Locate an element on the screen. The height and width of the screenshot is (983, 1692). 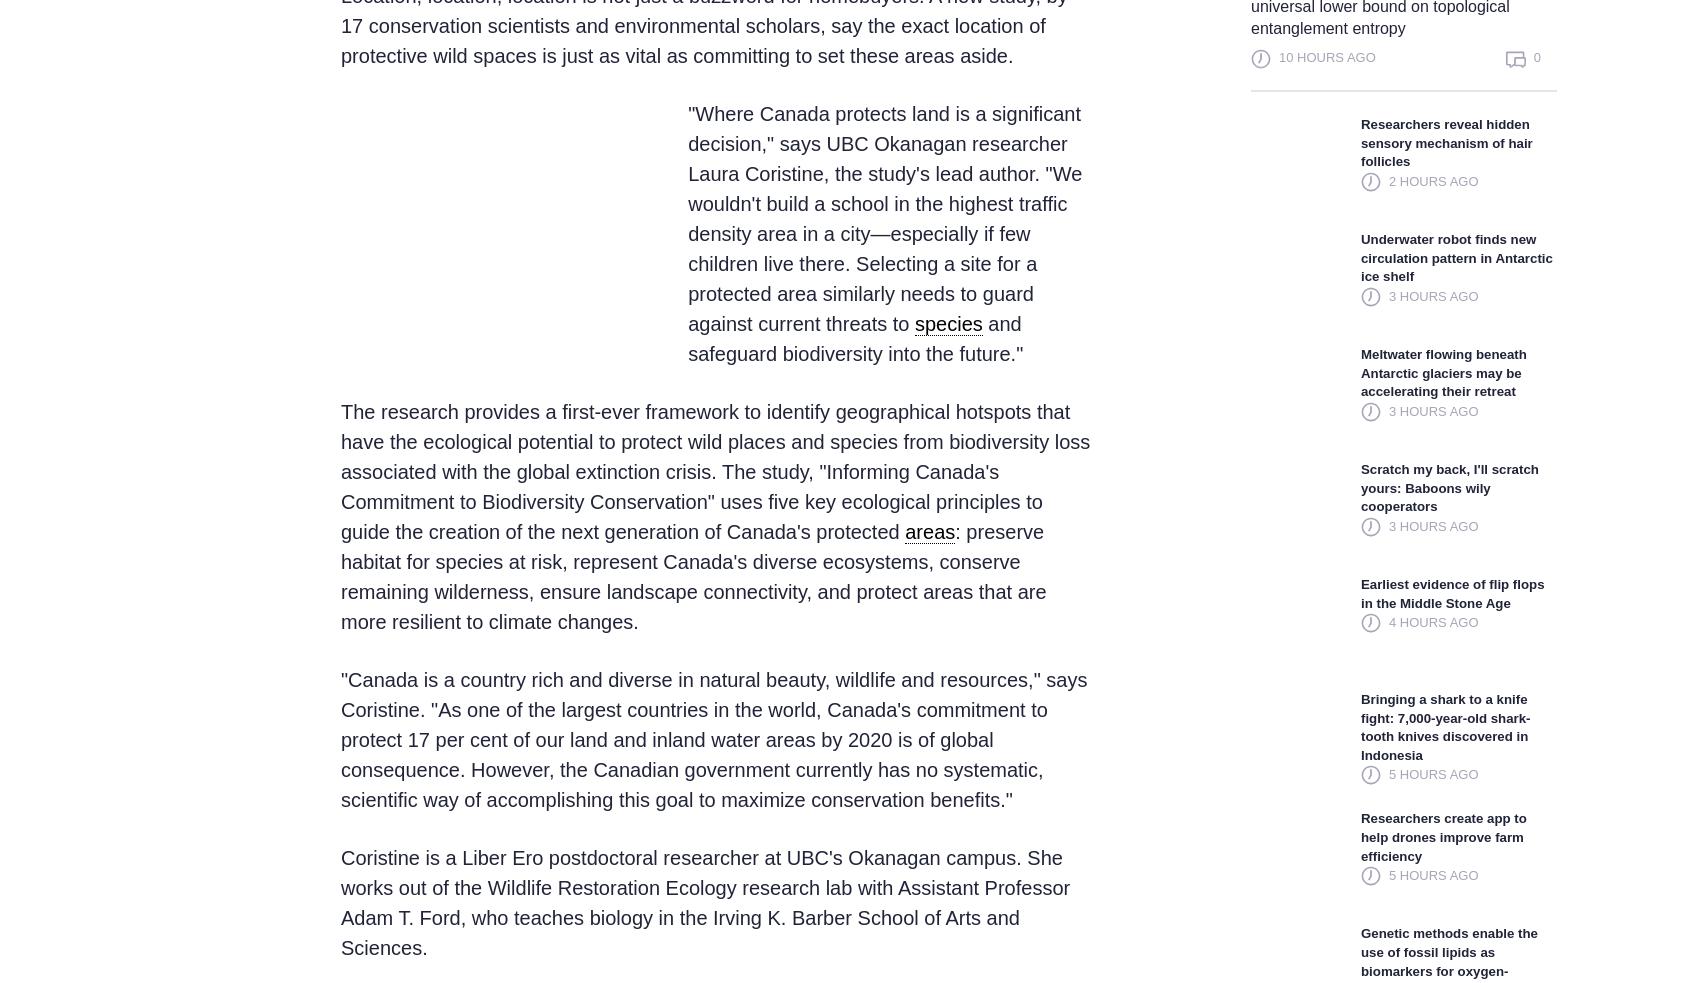
'4 hours ago' is located at coordinates (1431, 622).